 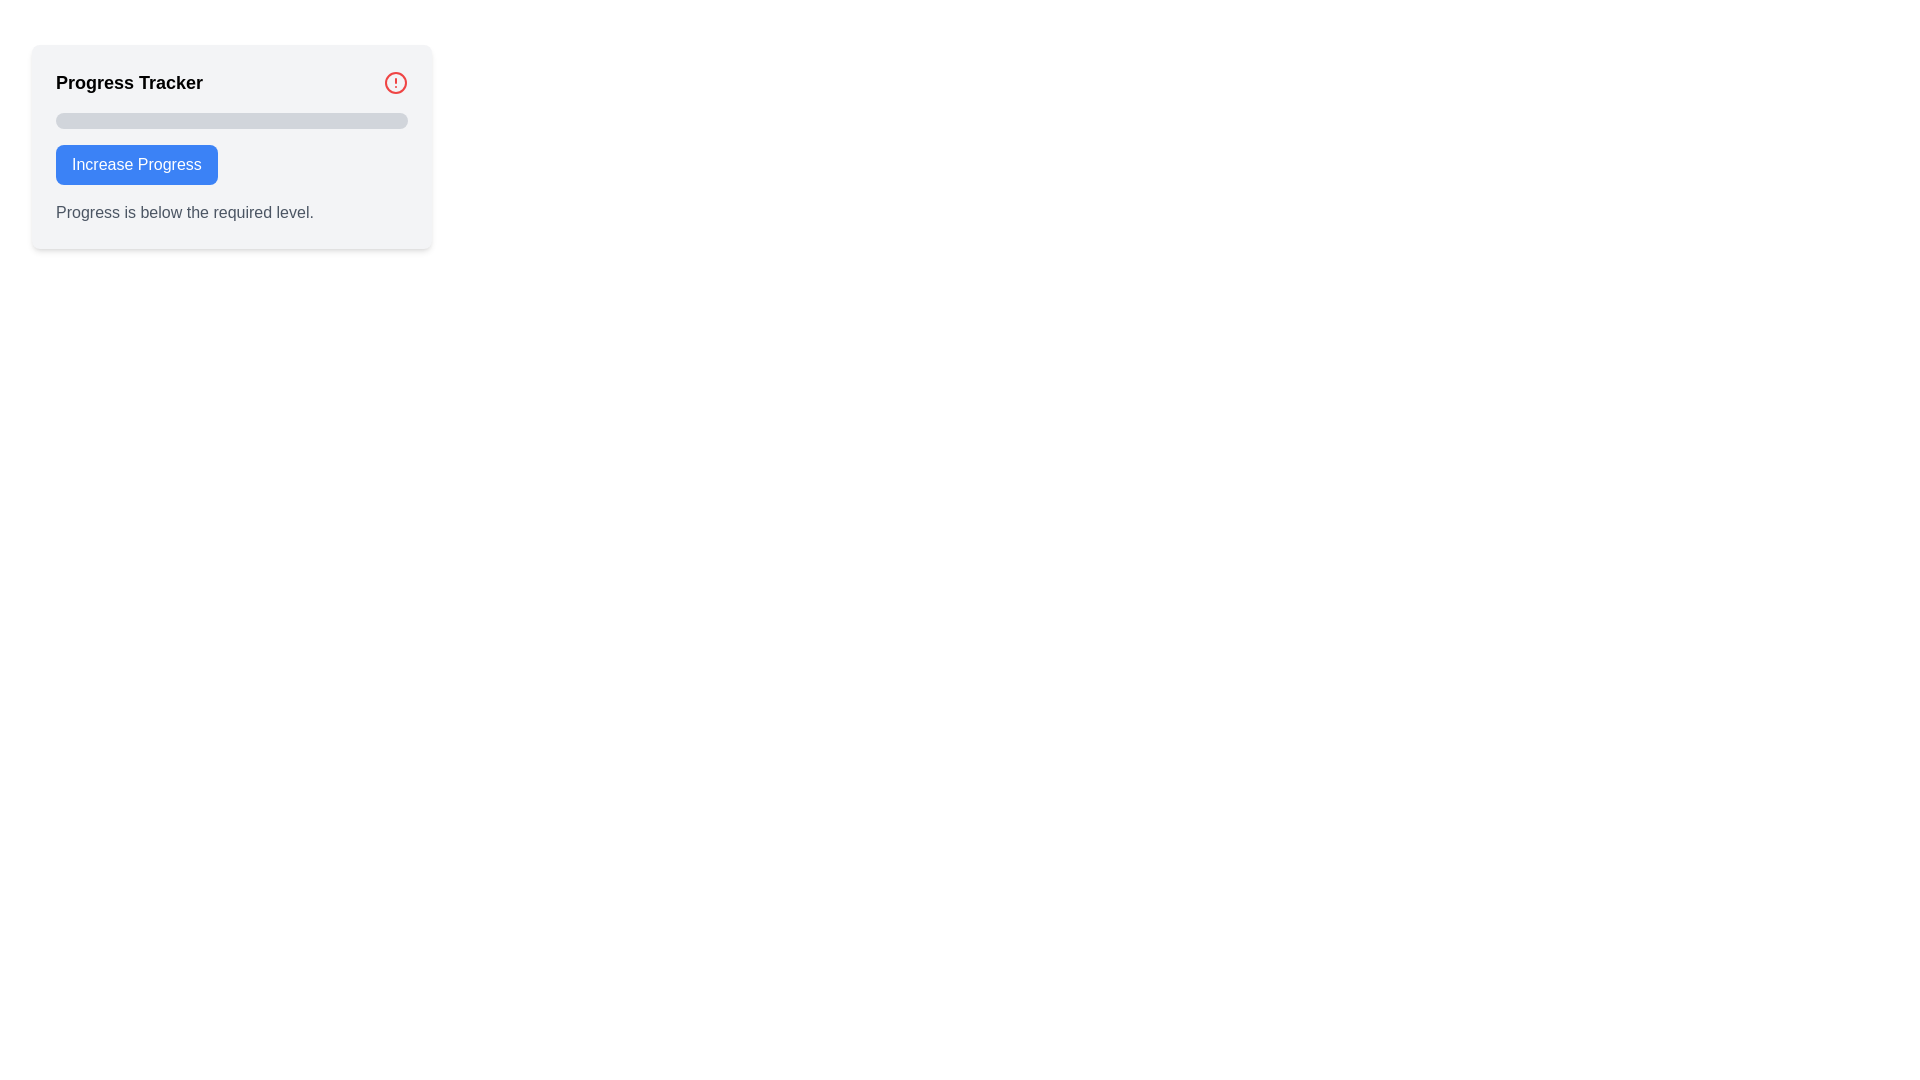 I want to click on the button located in the 'Progress Tracker' section, positioned beneath the progress bar and above the text 'Progress is below the required level', so click(x=135, y=164).